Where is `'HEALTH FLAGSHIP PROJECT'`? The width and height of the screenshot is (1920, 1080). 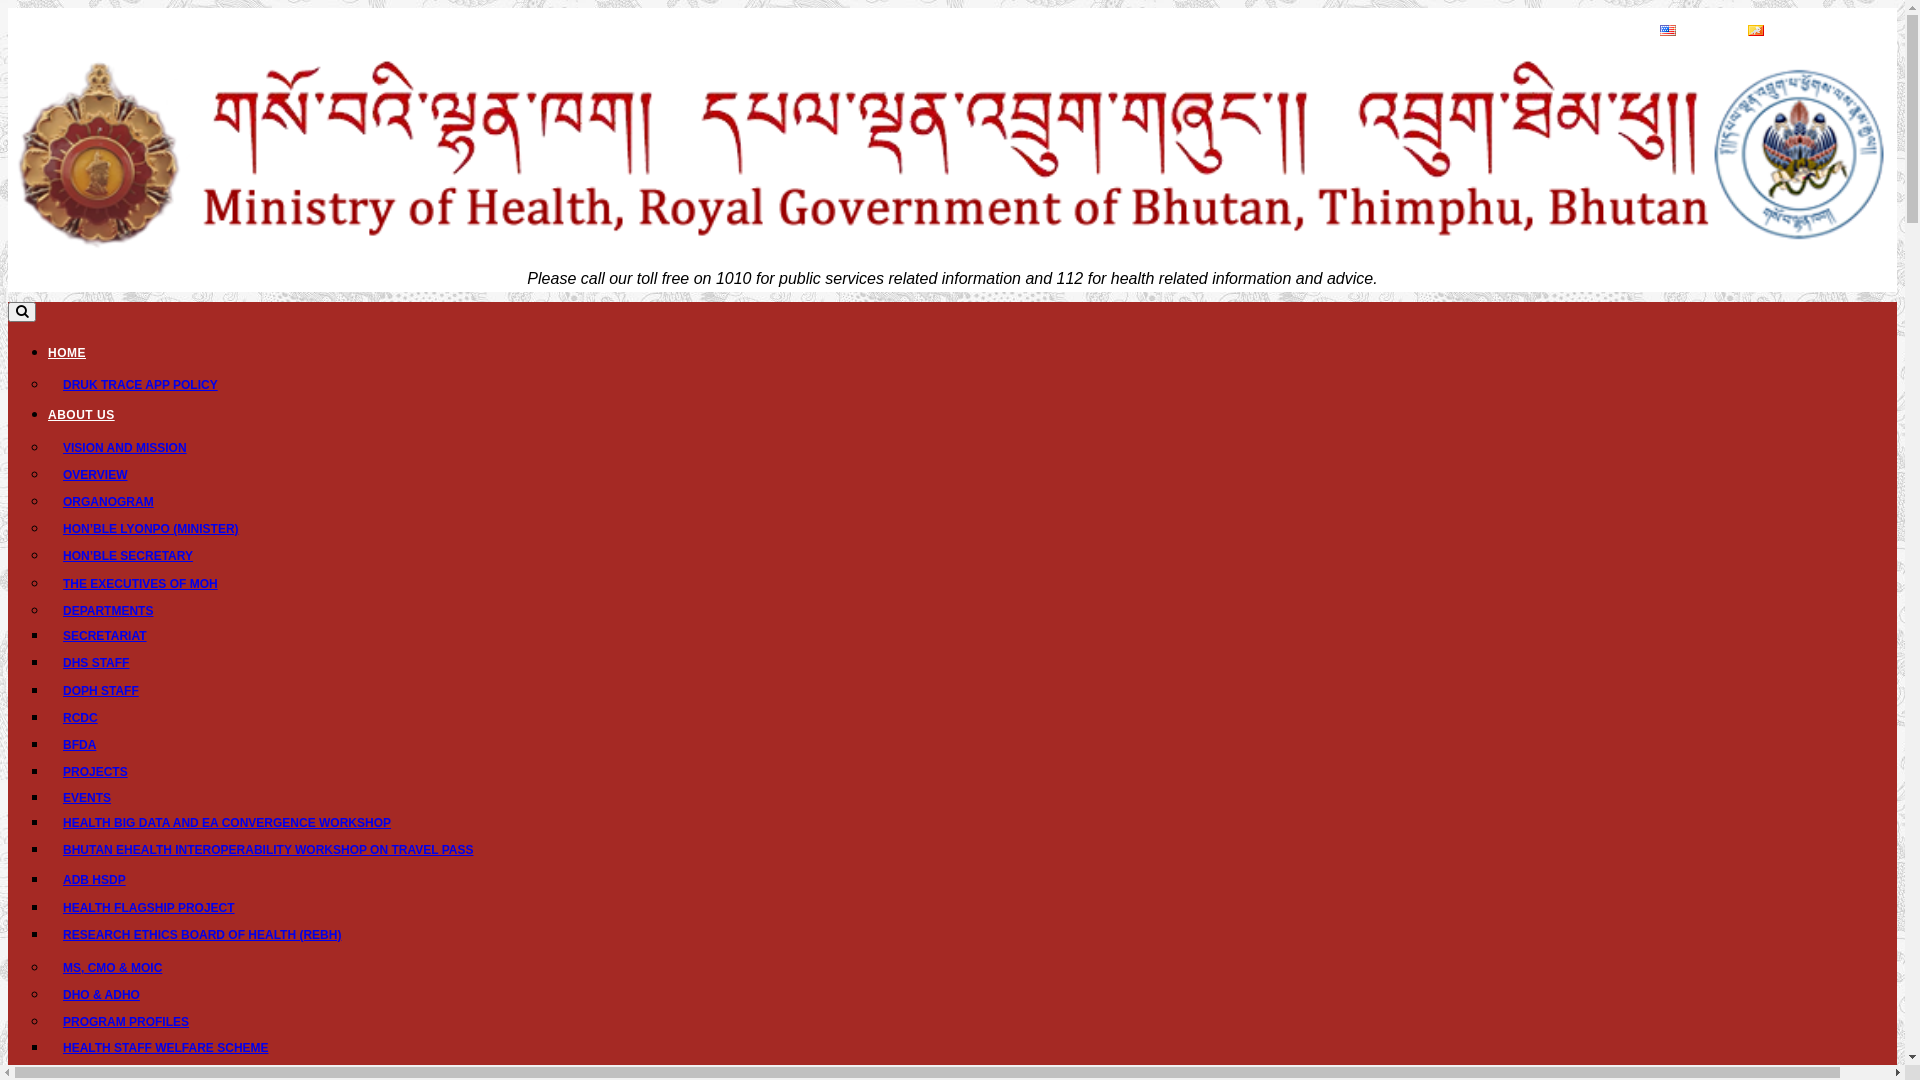 'HEALTH FLAGSHIP PROJECT' is located at coordinates (48, 907).